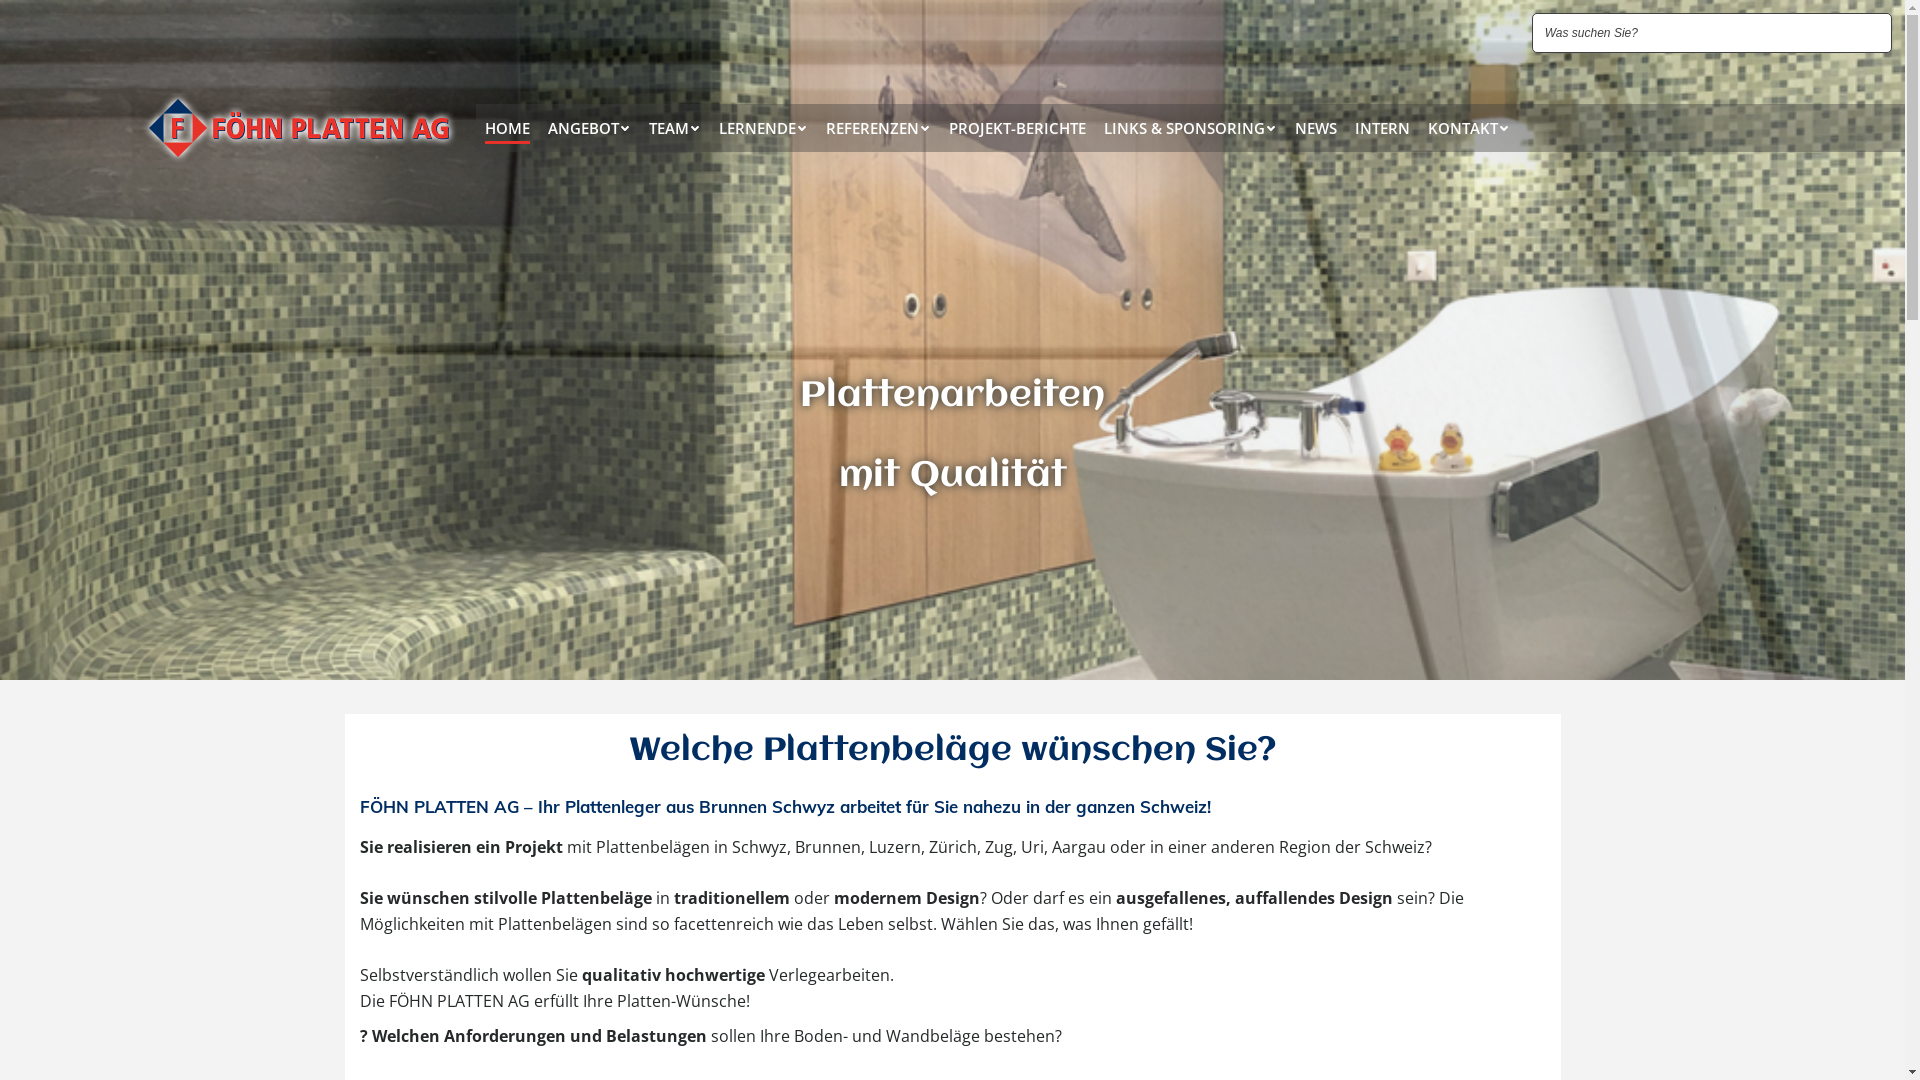  Describe the element at coordinates (878, 128) in the screenshot. I see `'REFERENZEN'` at that location.